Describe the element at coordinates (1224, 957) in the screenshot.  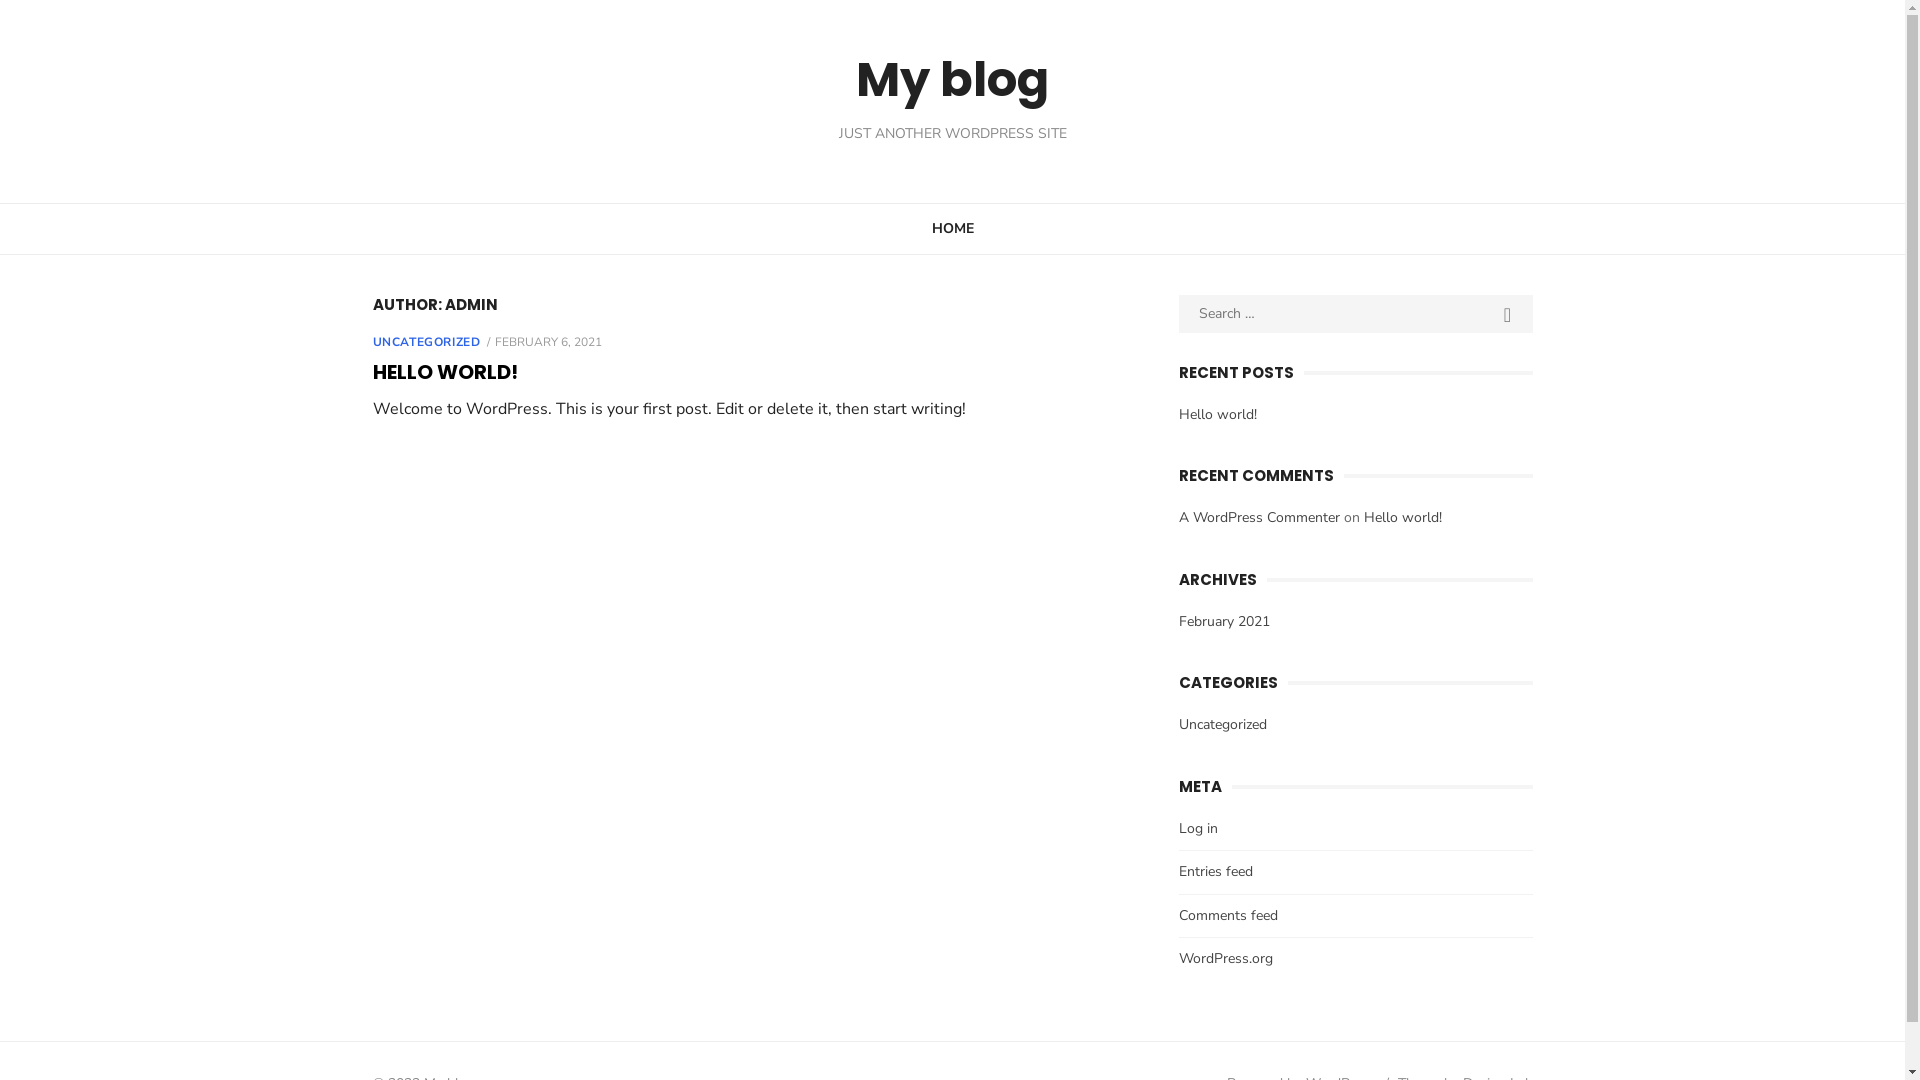
I see `'WordPress.org'` at that location.